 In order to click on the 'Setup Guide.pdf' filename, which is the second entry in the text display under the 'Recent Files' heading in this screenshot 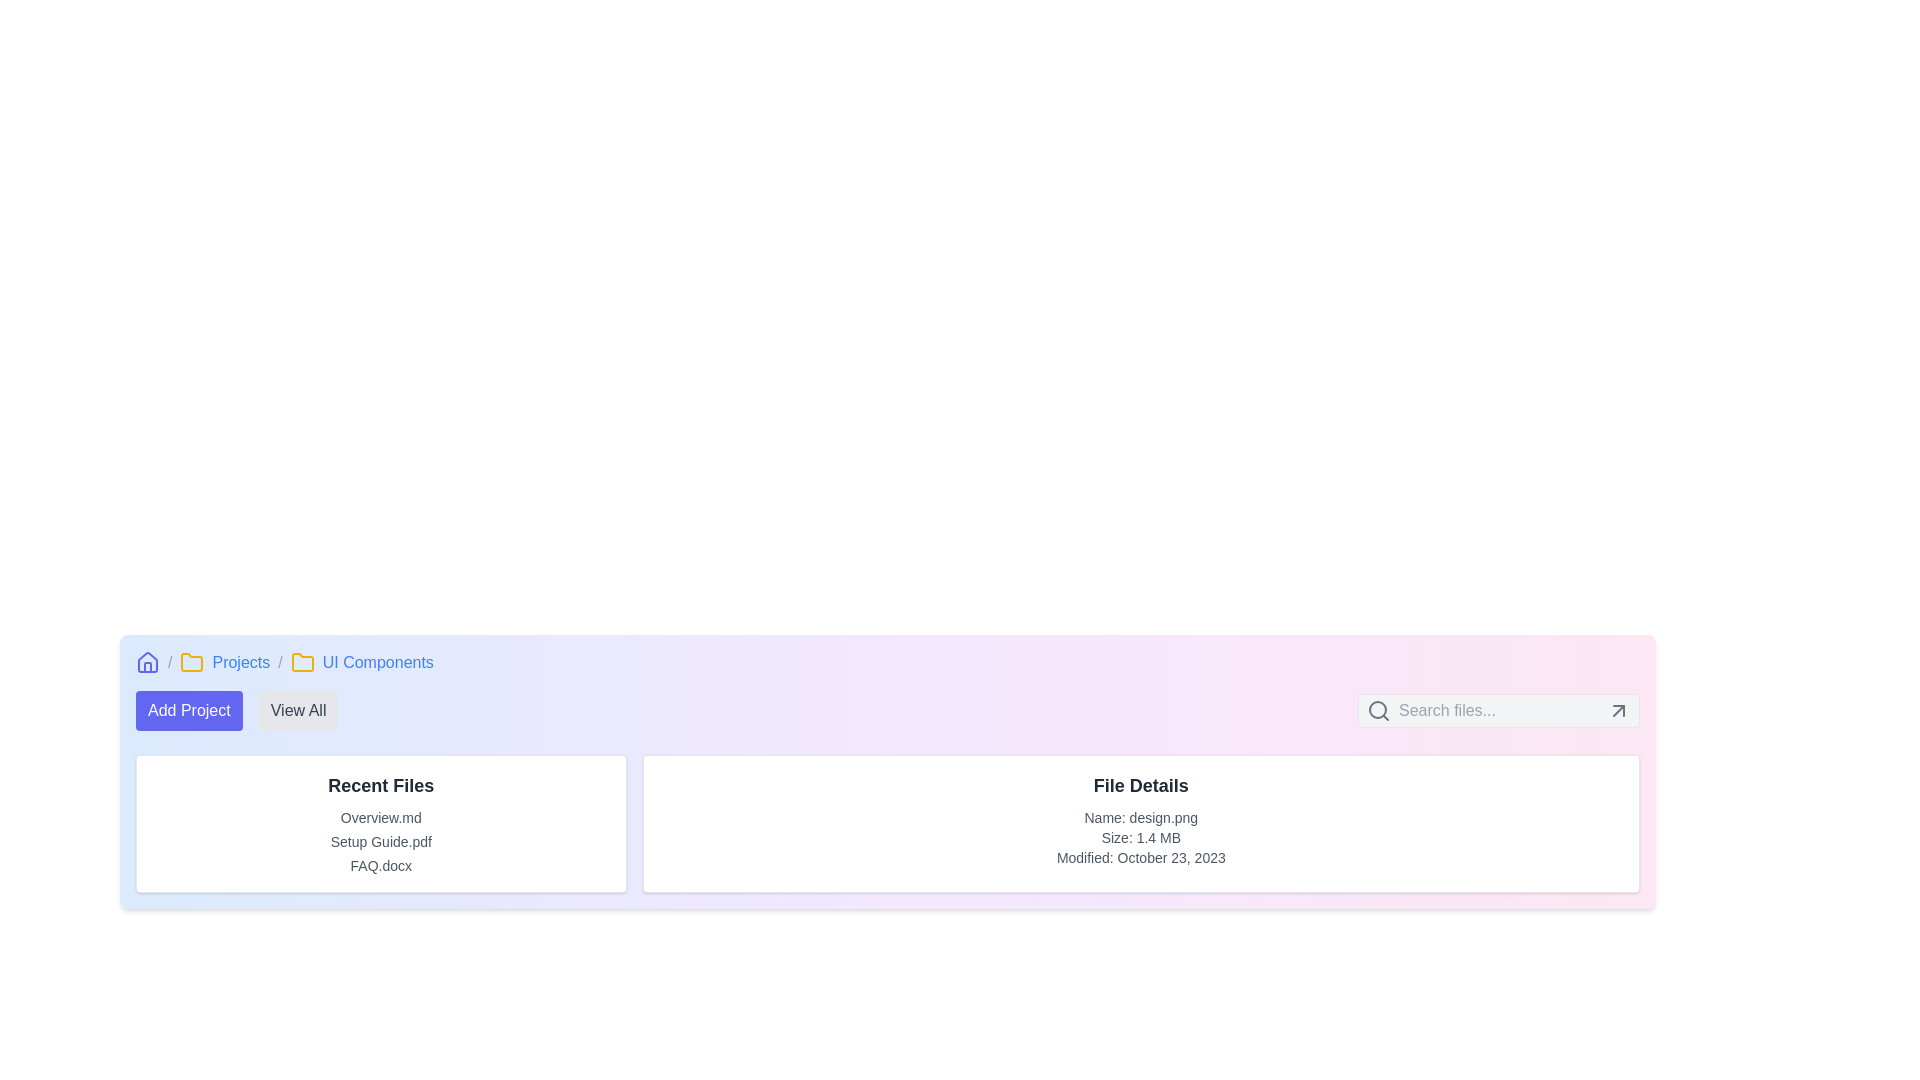, I will do `click(381, 841)`.